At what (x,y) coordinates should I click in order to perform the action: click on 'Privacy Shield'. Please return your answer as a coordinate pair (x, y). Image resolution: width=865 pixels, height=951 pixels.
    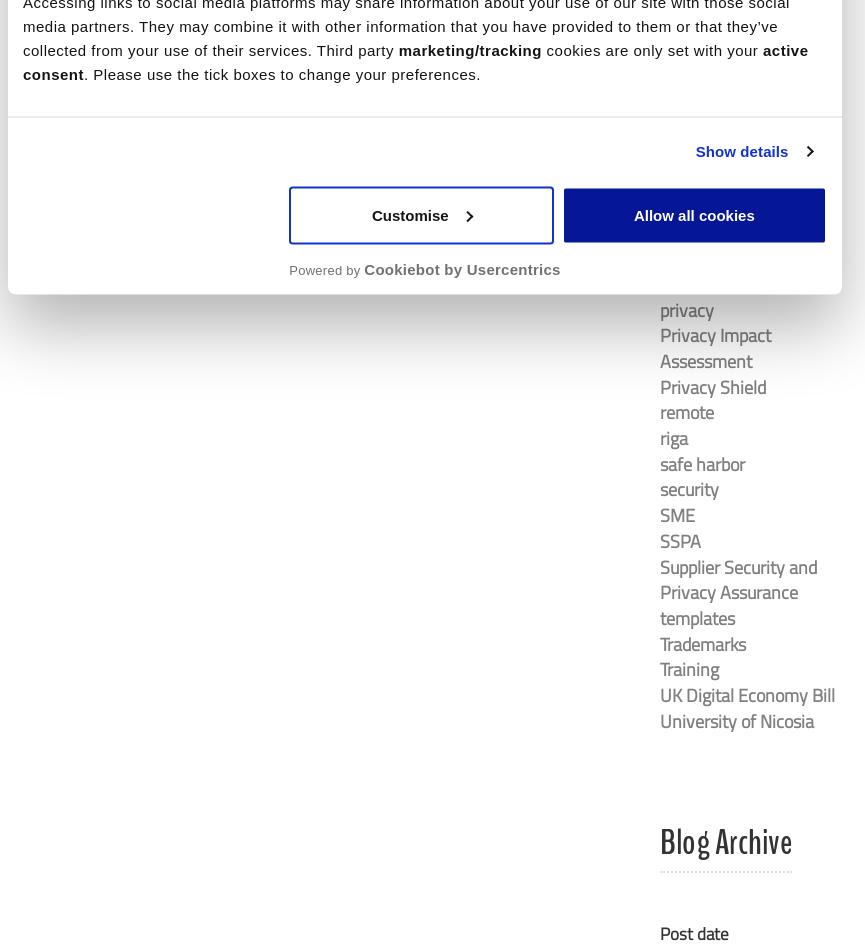
    Looking at the image, I should click on (713, 386).